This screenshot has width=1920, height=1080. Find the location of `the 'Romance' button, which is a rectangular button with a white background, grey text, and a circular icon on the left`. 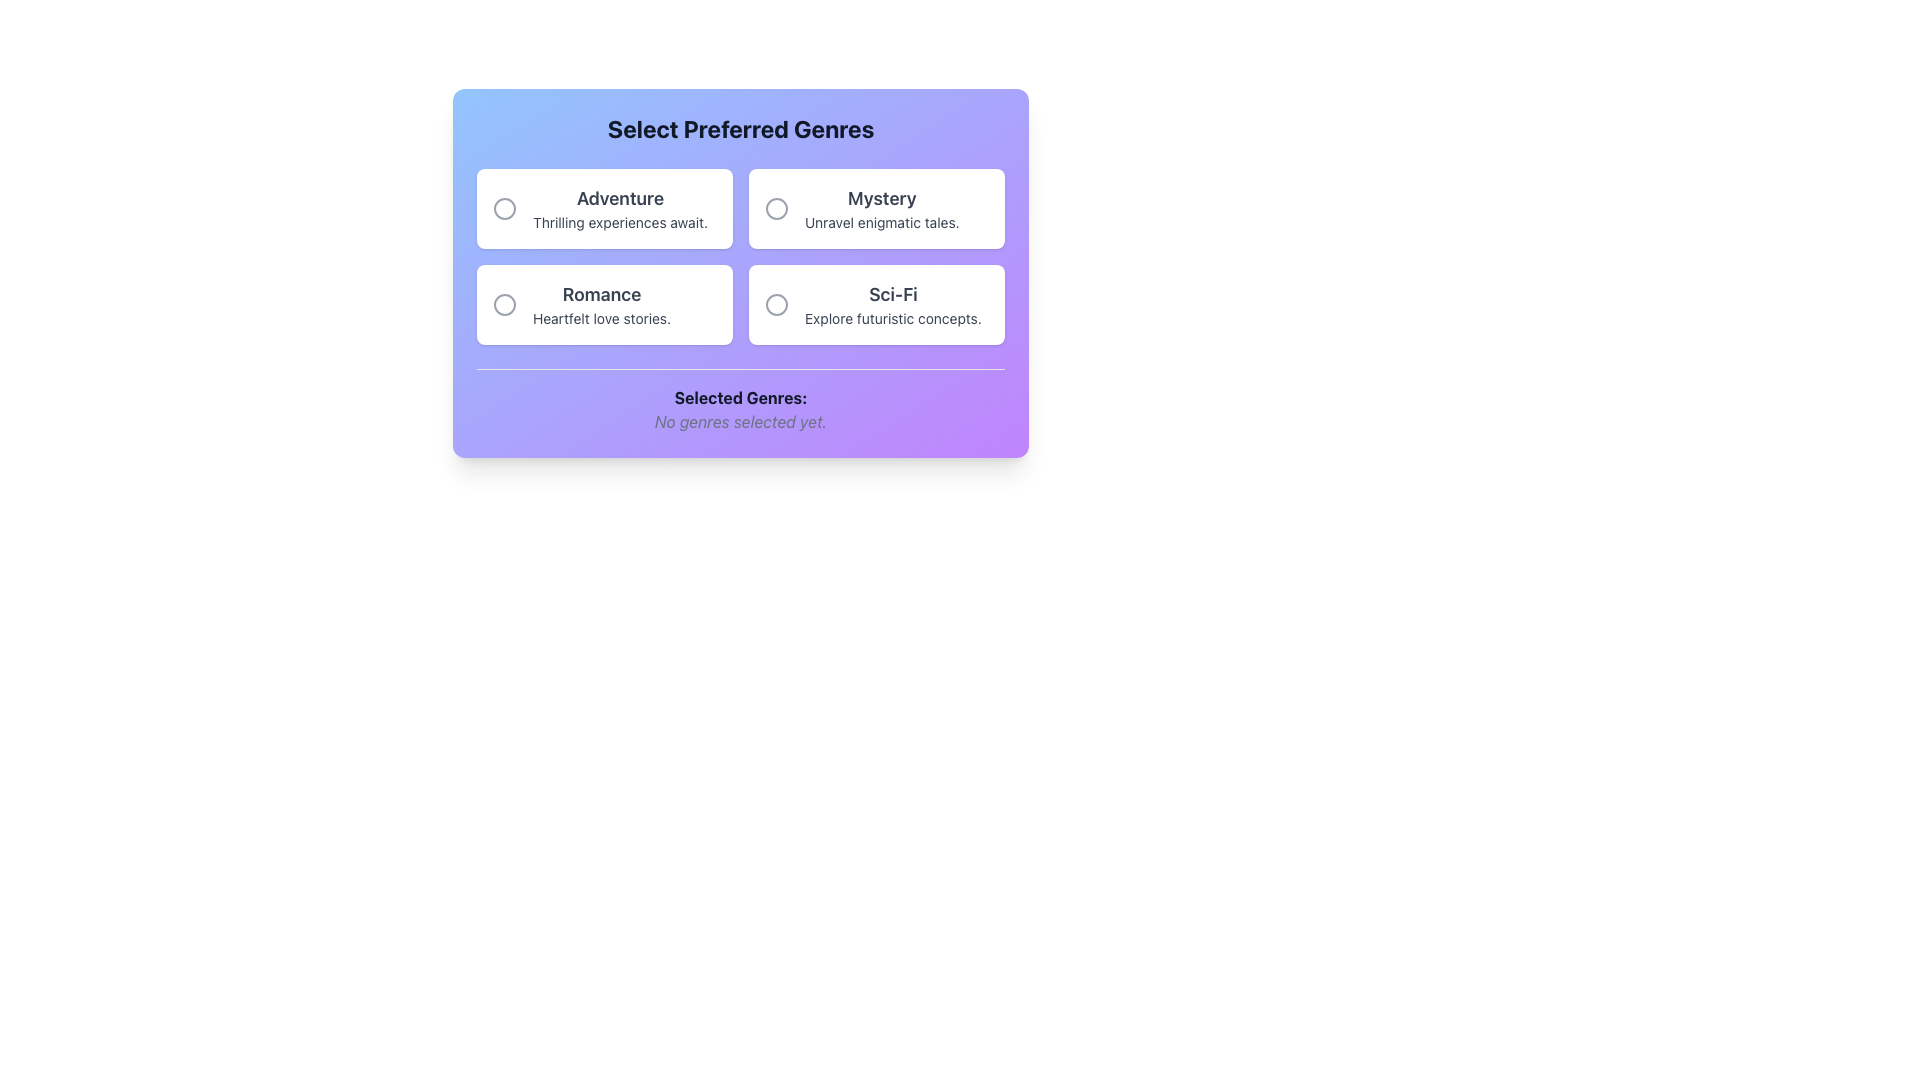

the 'Romance' button, which is a rectangular button with a white background, grey text, and a circular icon on the left is located at coordinates (603, 304).